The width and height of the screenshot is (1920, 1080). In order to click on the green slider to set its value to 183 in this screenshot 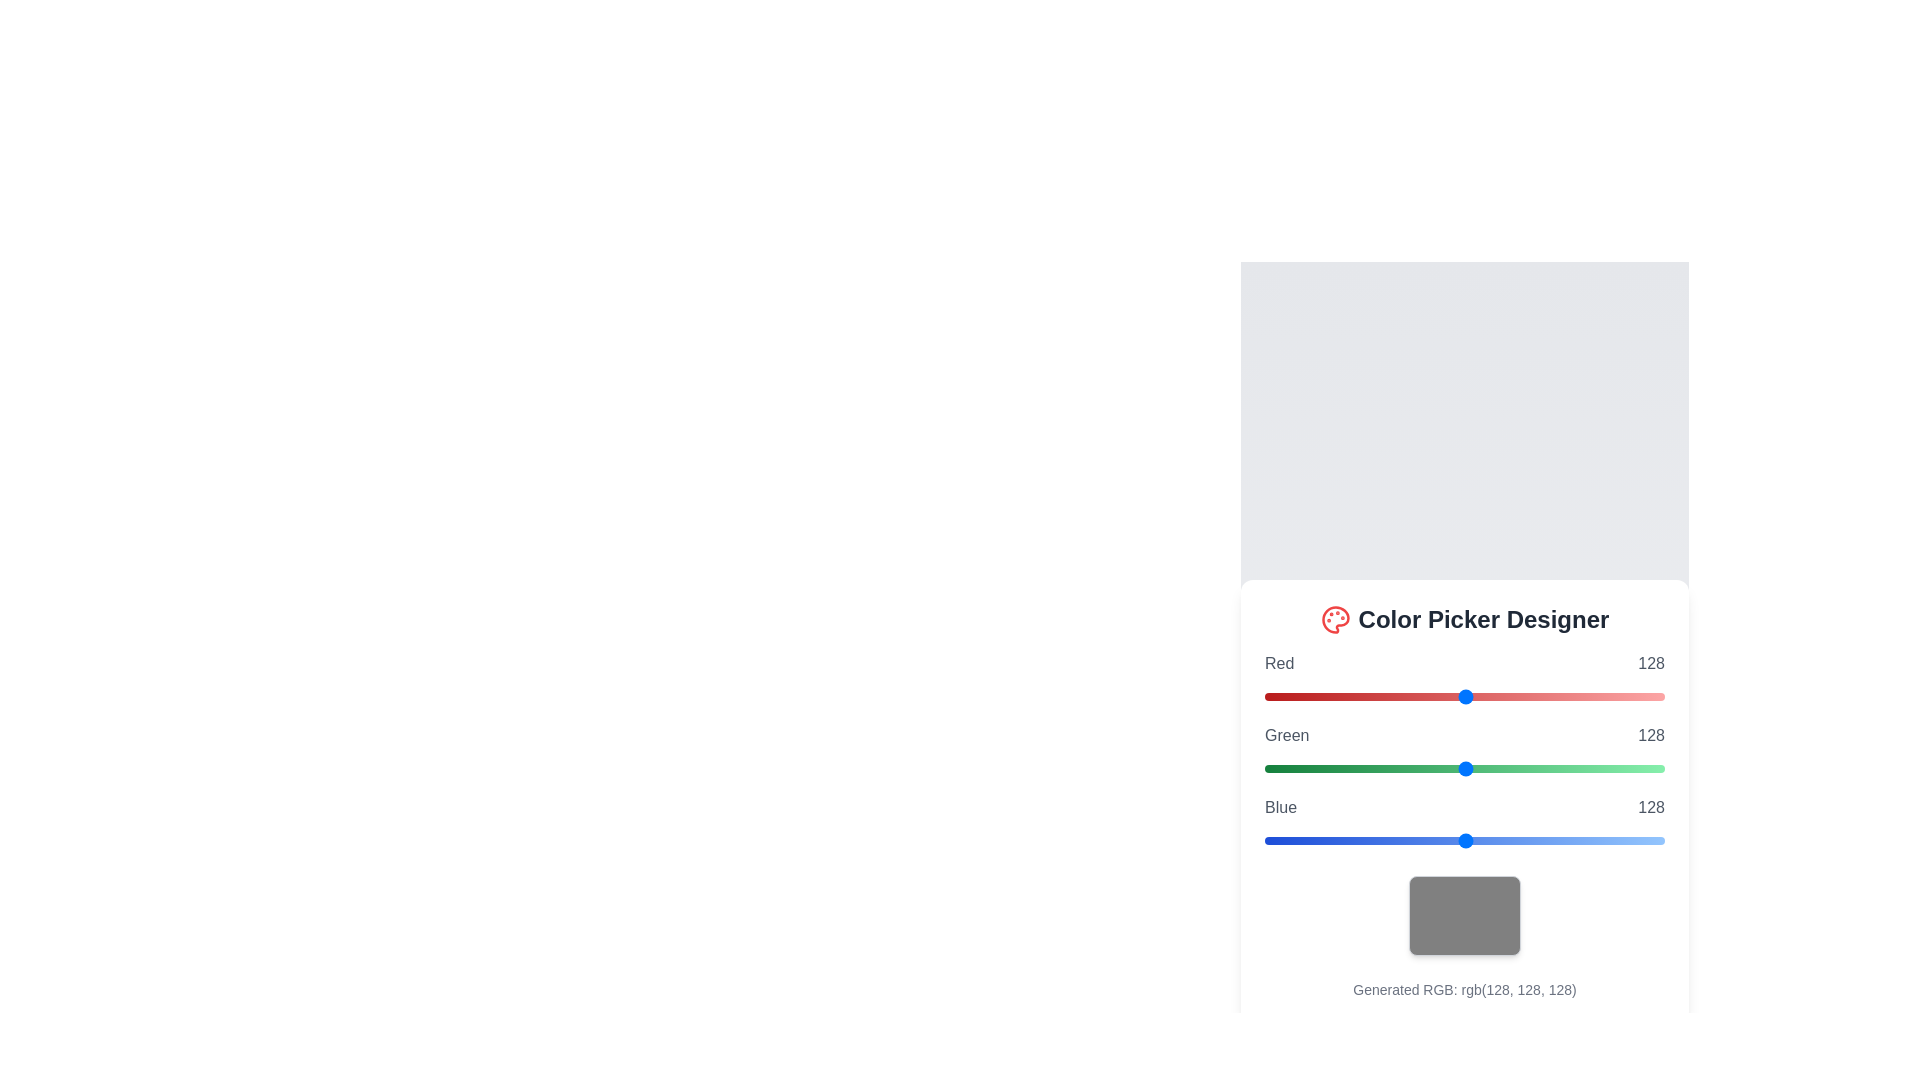, I will do `click(1551, 767)`.